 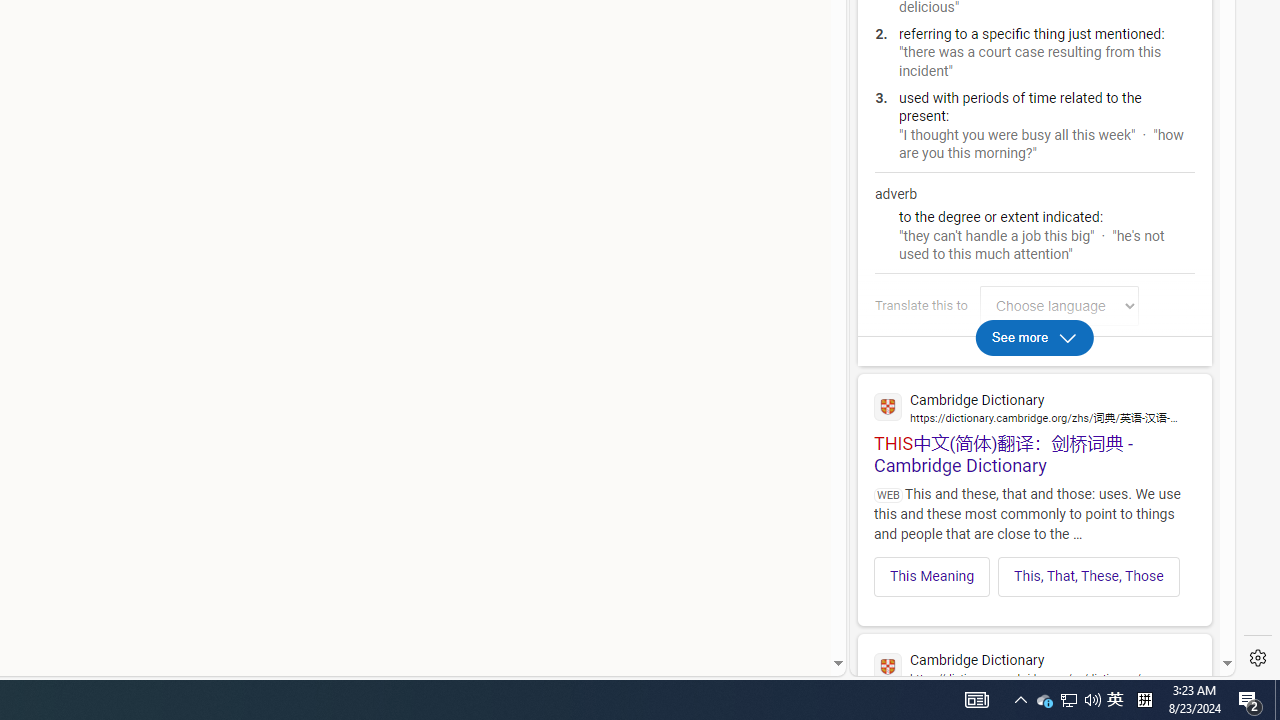 I want to click on 'This Meaning', so click(x=931, y=576).